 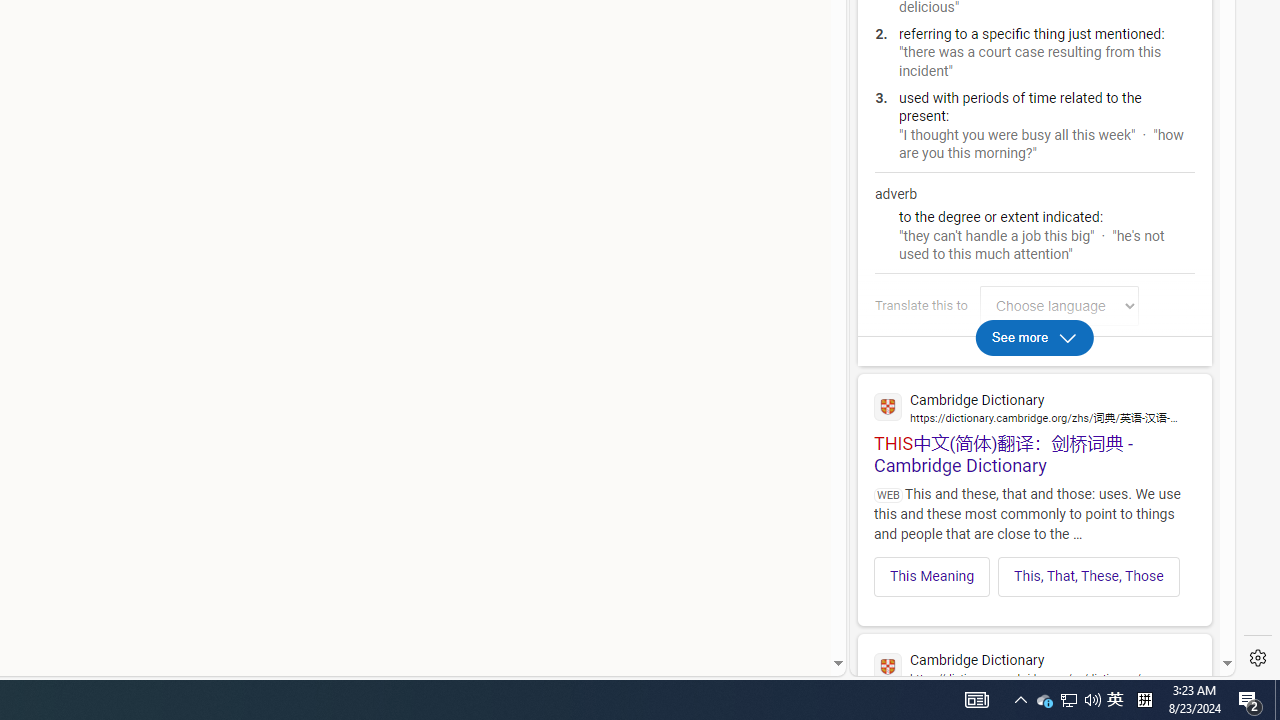 I want to click on 'This Meaning', so click(x=931, y=576).